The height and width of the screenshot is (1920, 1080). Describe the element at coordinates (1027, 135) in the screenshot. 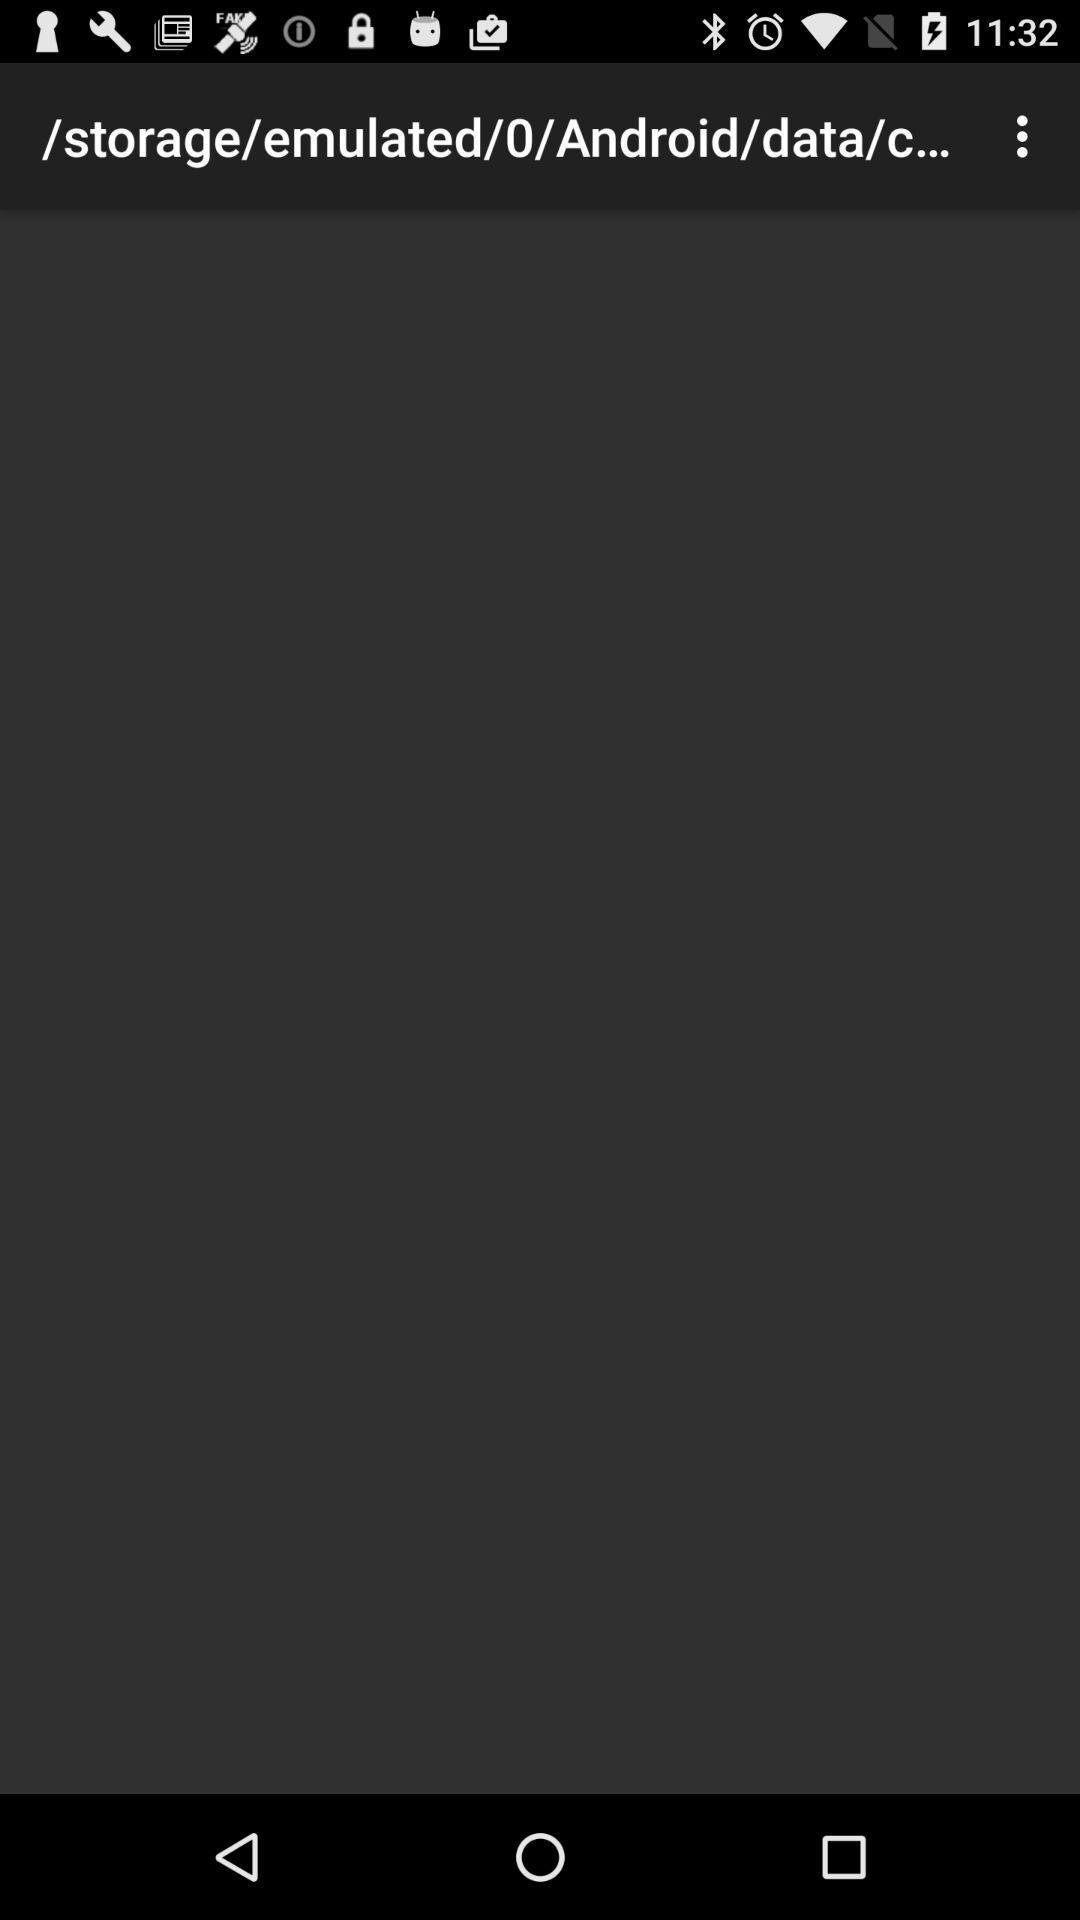

I see `item to the right of the storage emulated 0` at that location.